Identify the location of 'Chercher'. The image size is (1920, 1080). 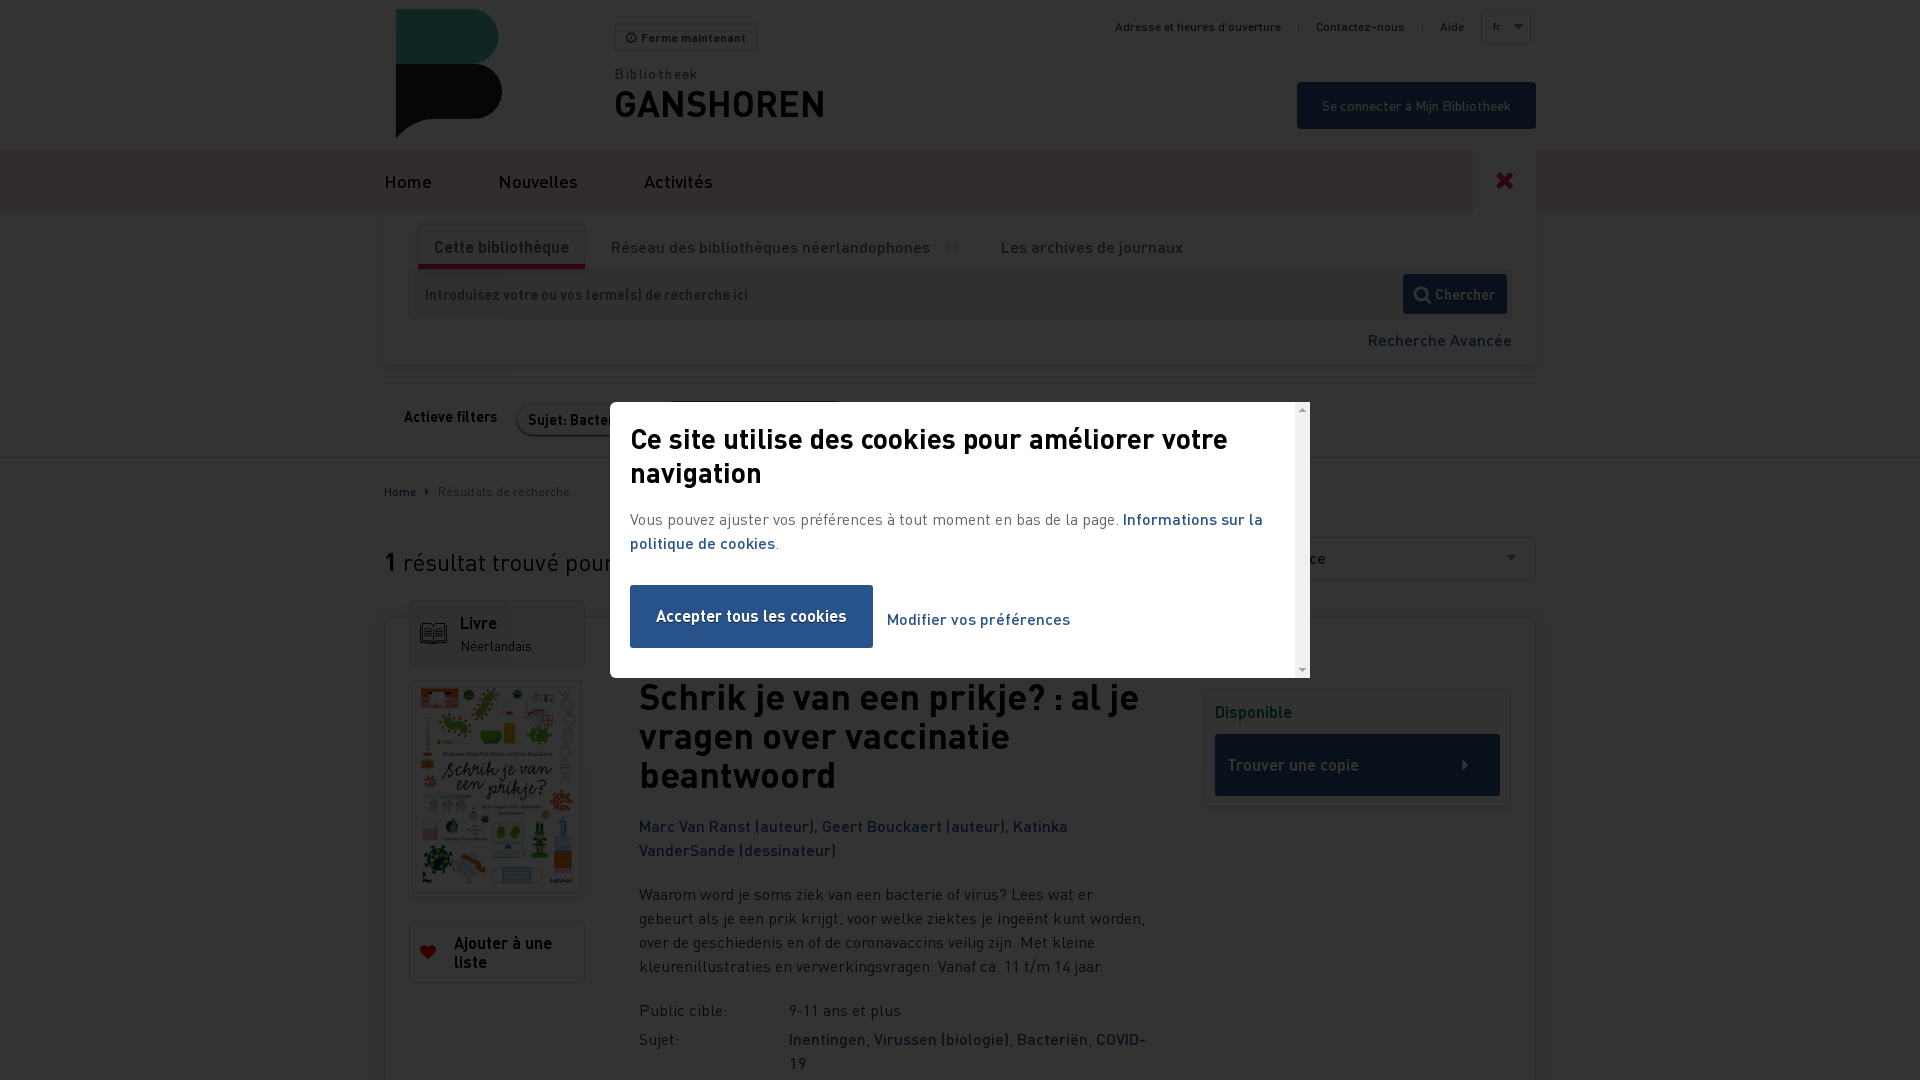
(1454, 293).